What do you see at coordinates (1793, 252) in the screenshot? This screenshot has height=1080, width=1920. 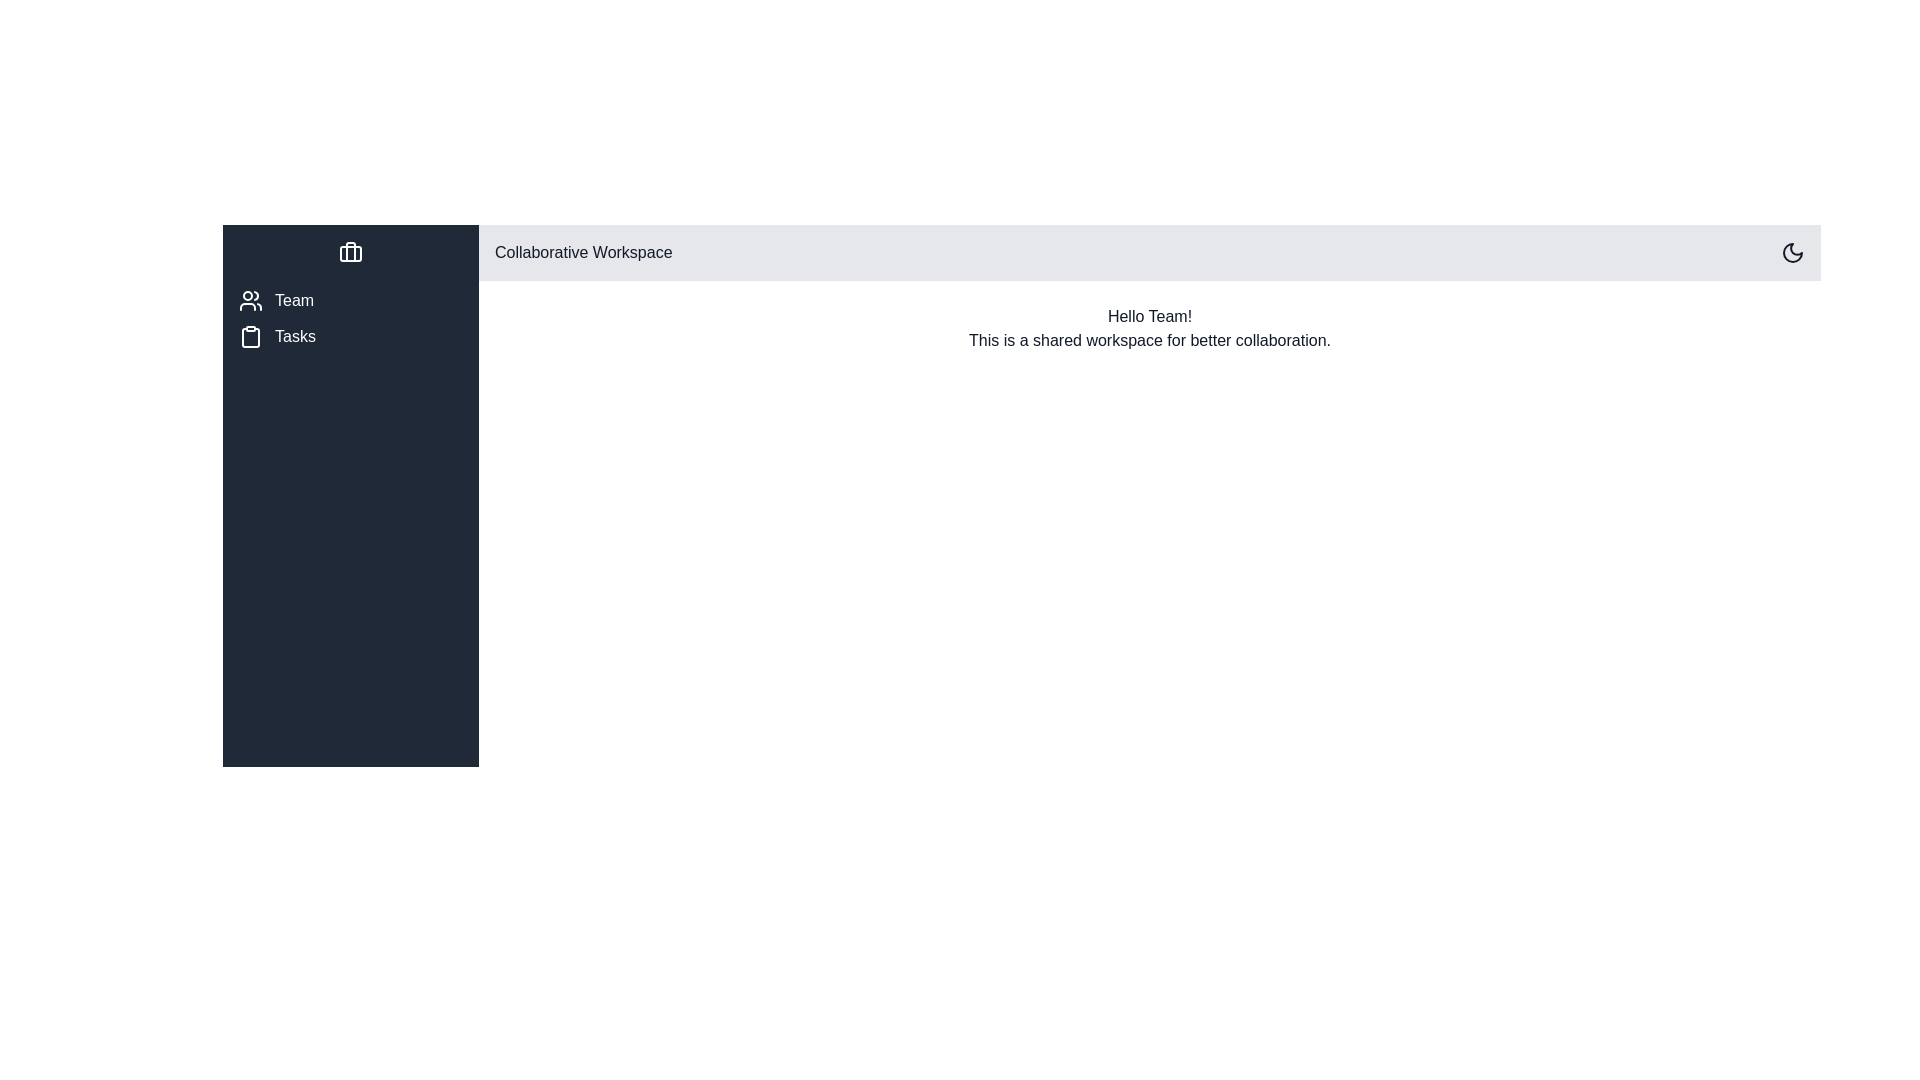 I see `the crescent moon icon button located at the far right of the 'Collaborative Workspace' bar` at bounding box center [1793, 252].